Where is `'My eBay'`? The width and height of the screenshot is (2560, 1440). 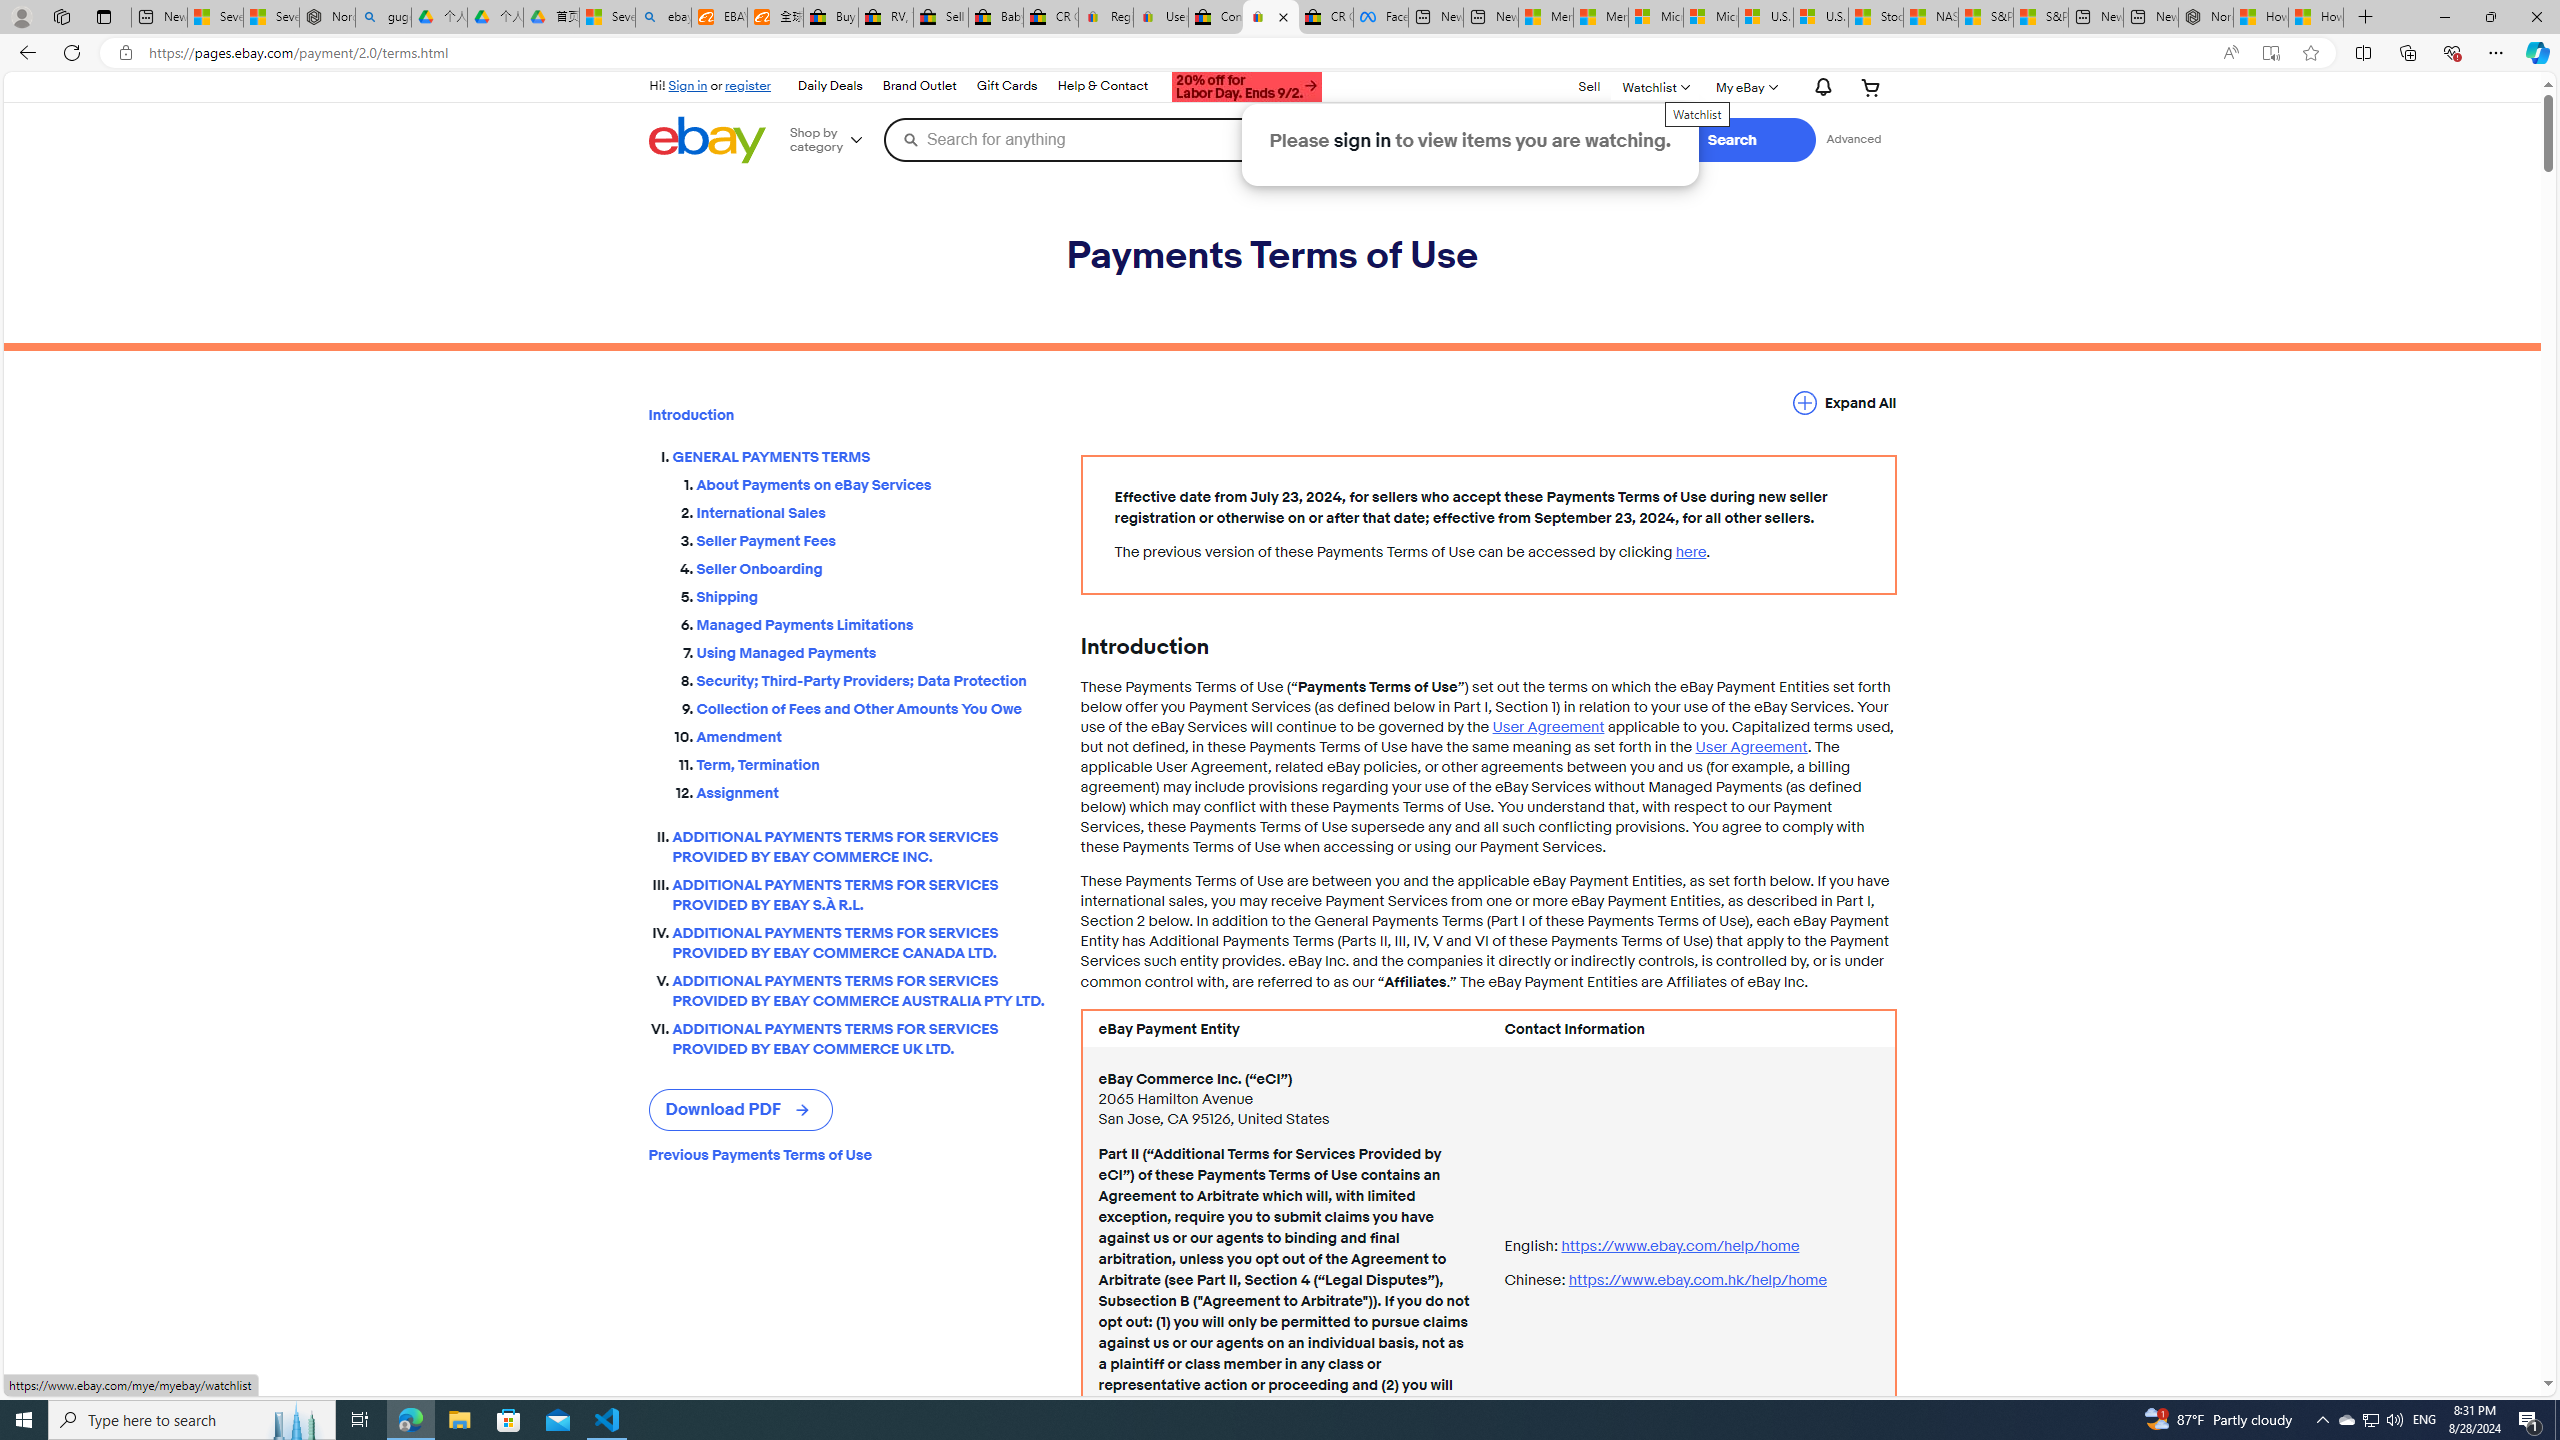 'My eBay' is located at coordinates (1744, 87).